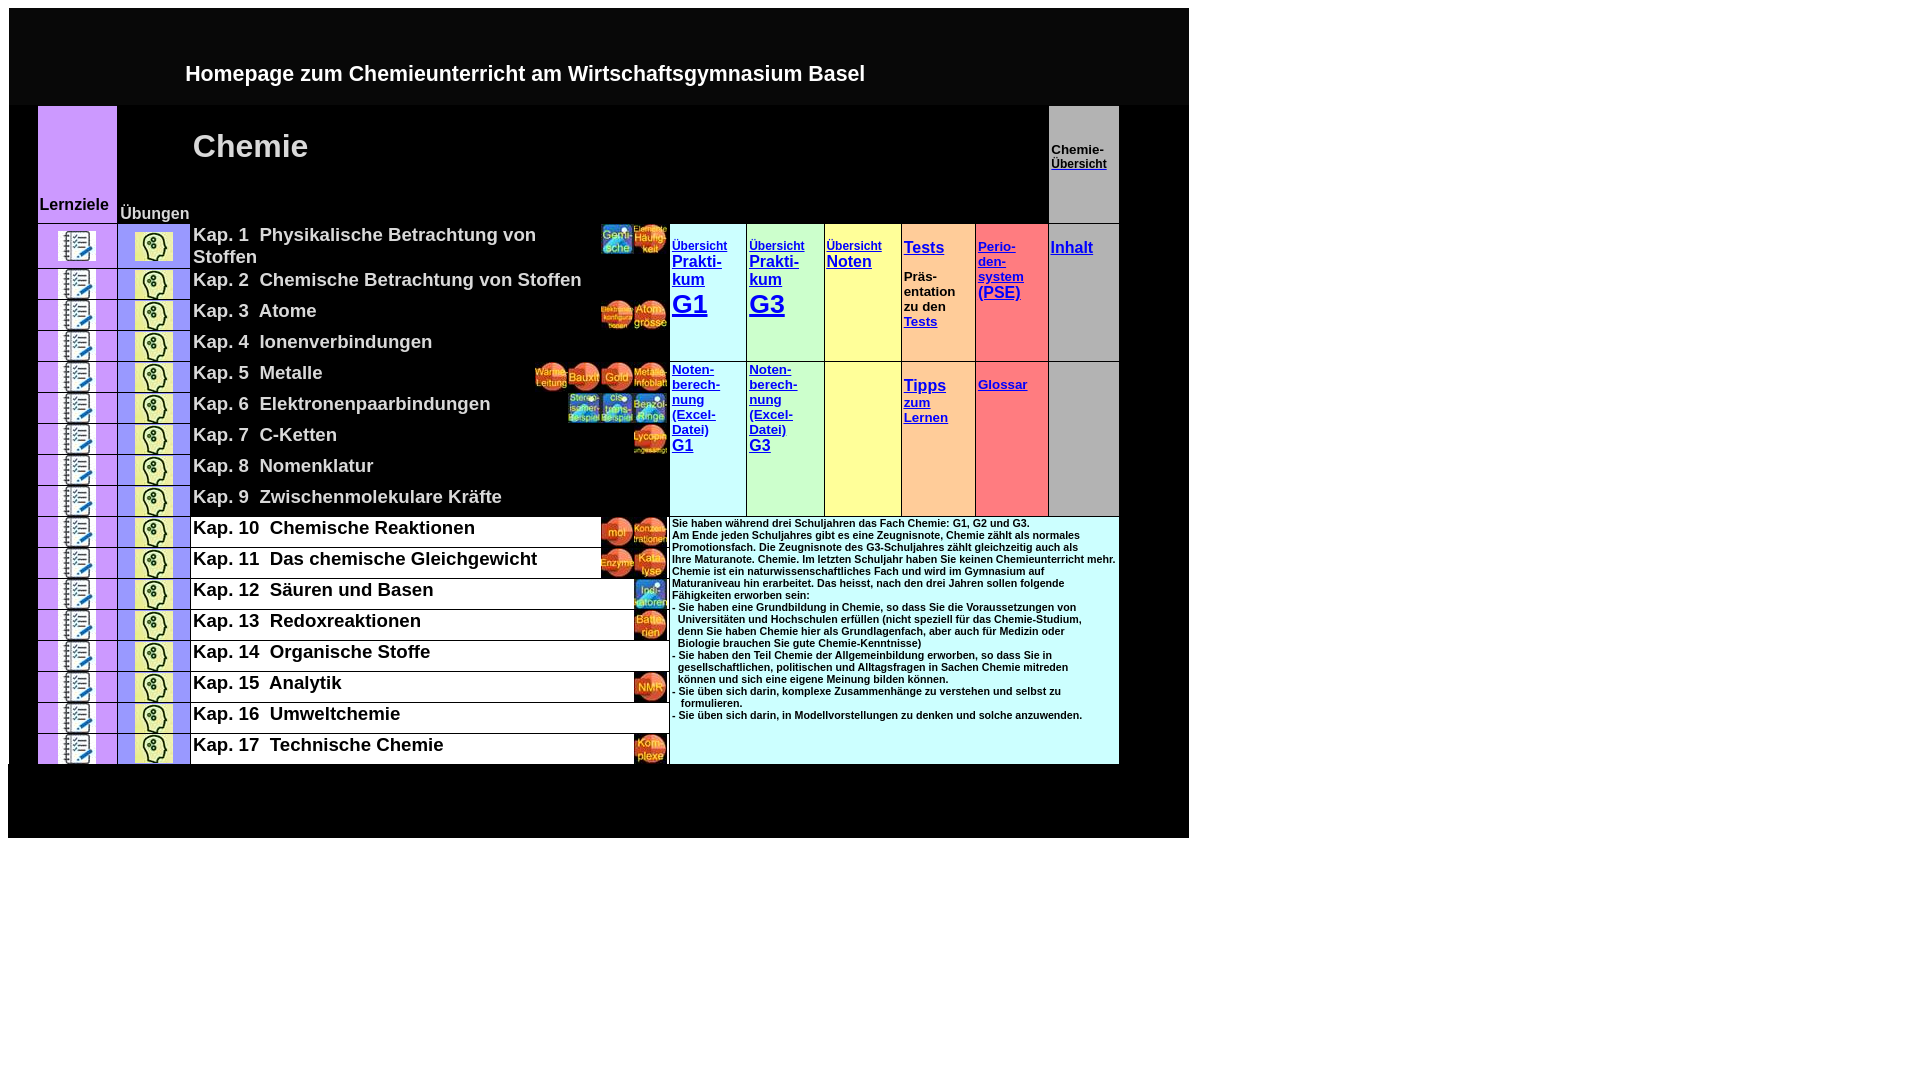 This screenshot has width=1920, height=1080. What do you see at coordinates (696, 260) in the screenshot?
I see `'Prakti-'` at bounding box center [696, 260].